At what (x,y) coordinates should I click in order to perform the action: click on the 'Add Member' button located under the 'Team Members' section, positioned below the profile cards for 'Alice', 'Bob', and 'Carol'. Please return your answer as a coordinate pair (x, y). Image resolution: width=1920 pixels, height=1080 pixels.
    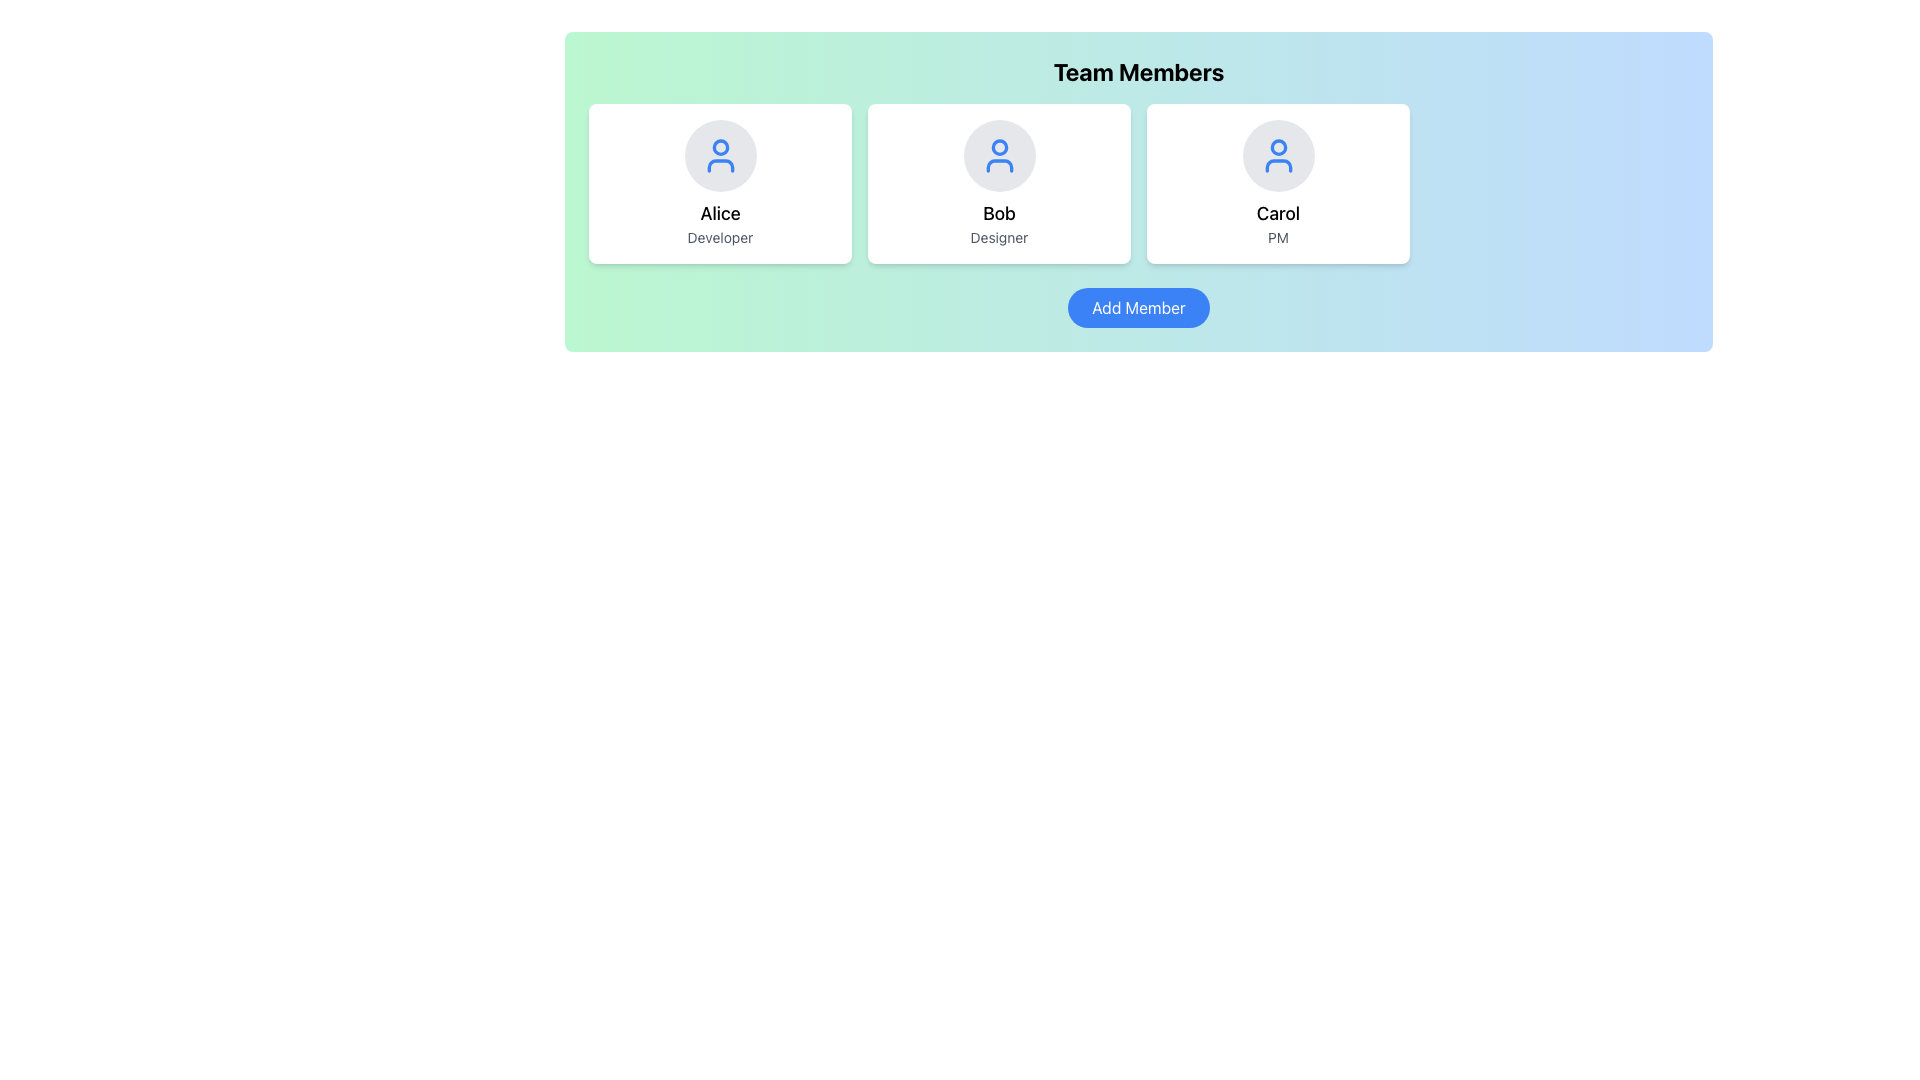
    Looking at the image, I should click on (1138, 308).